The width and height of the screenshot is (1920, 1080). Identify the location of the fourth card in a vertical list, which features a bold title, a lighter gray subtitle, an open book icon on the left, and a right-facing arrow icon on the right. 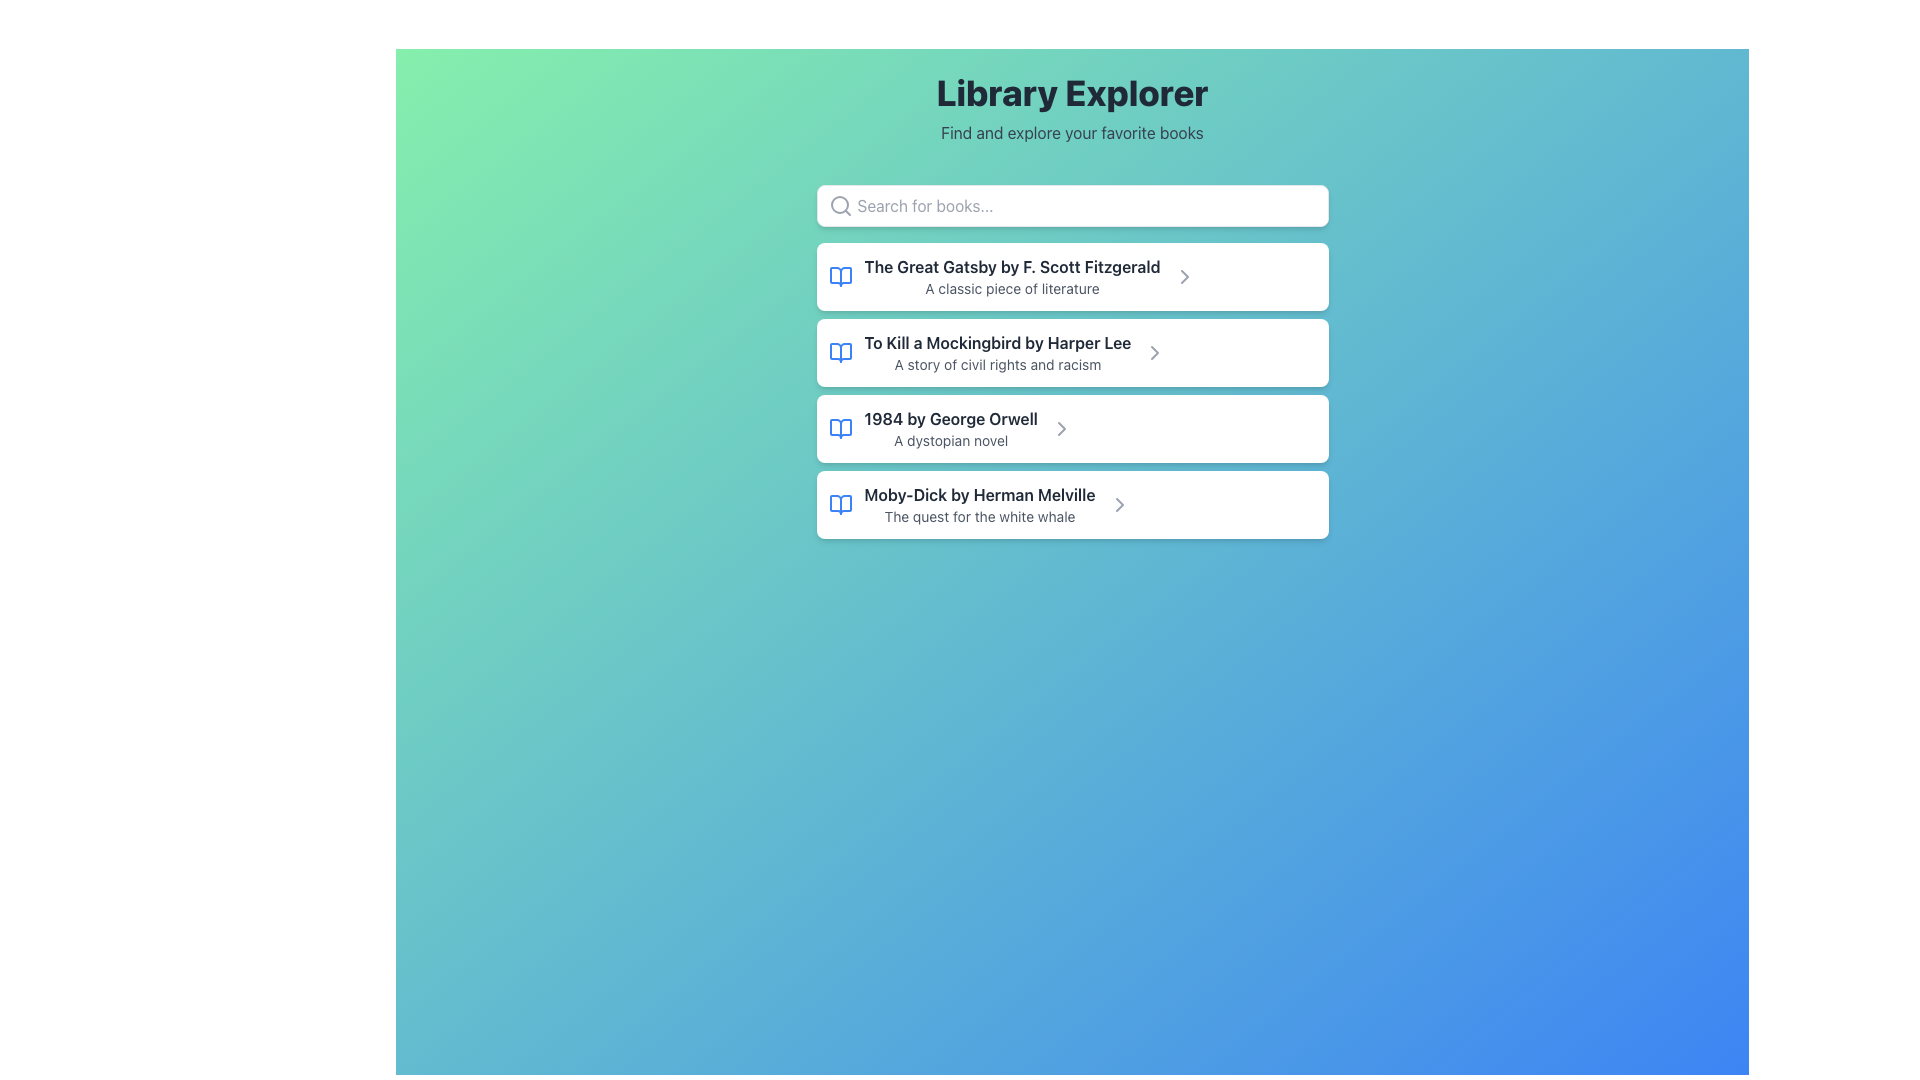
(1071, 504).